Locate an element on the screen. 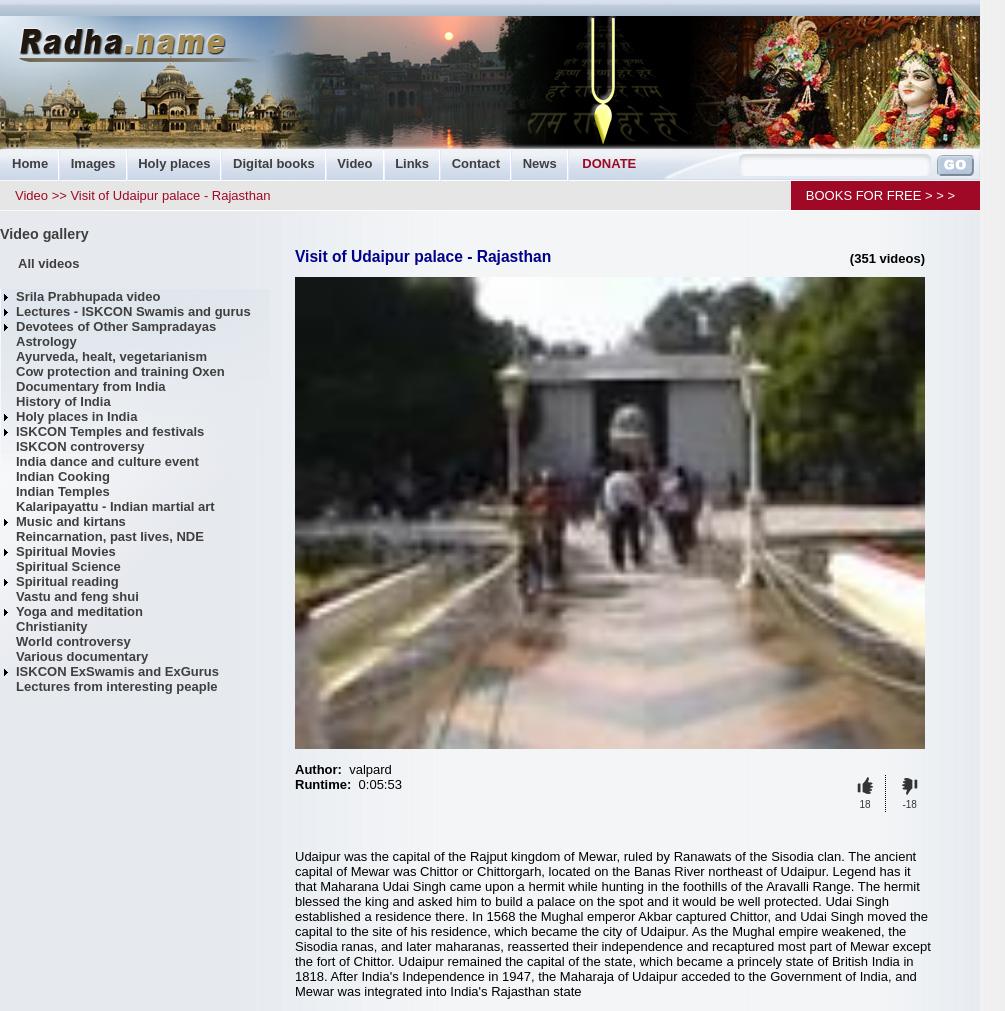  'All videos' is located at coordinates (17, 263).